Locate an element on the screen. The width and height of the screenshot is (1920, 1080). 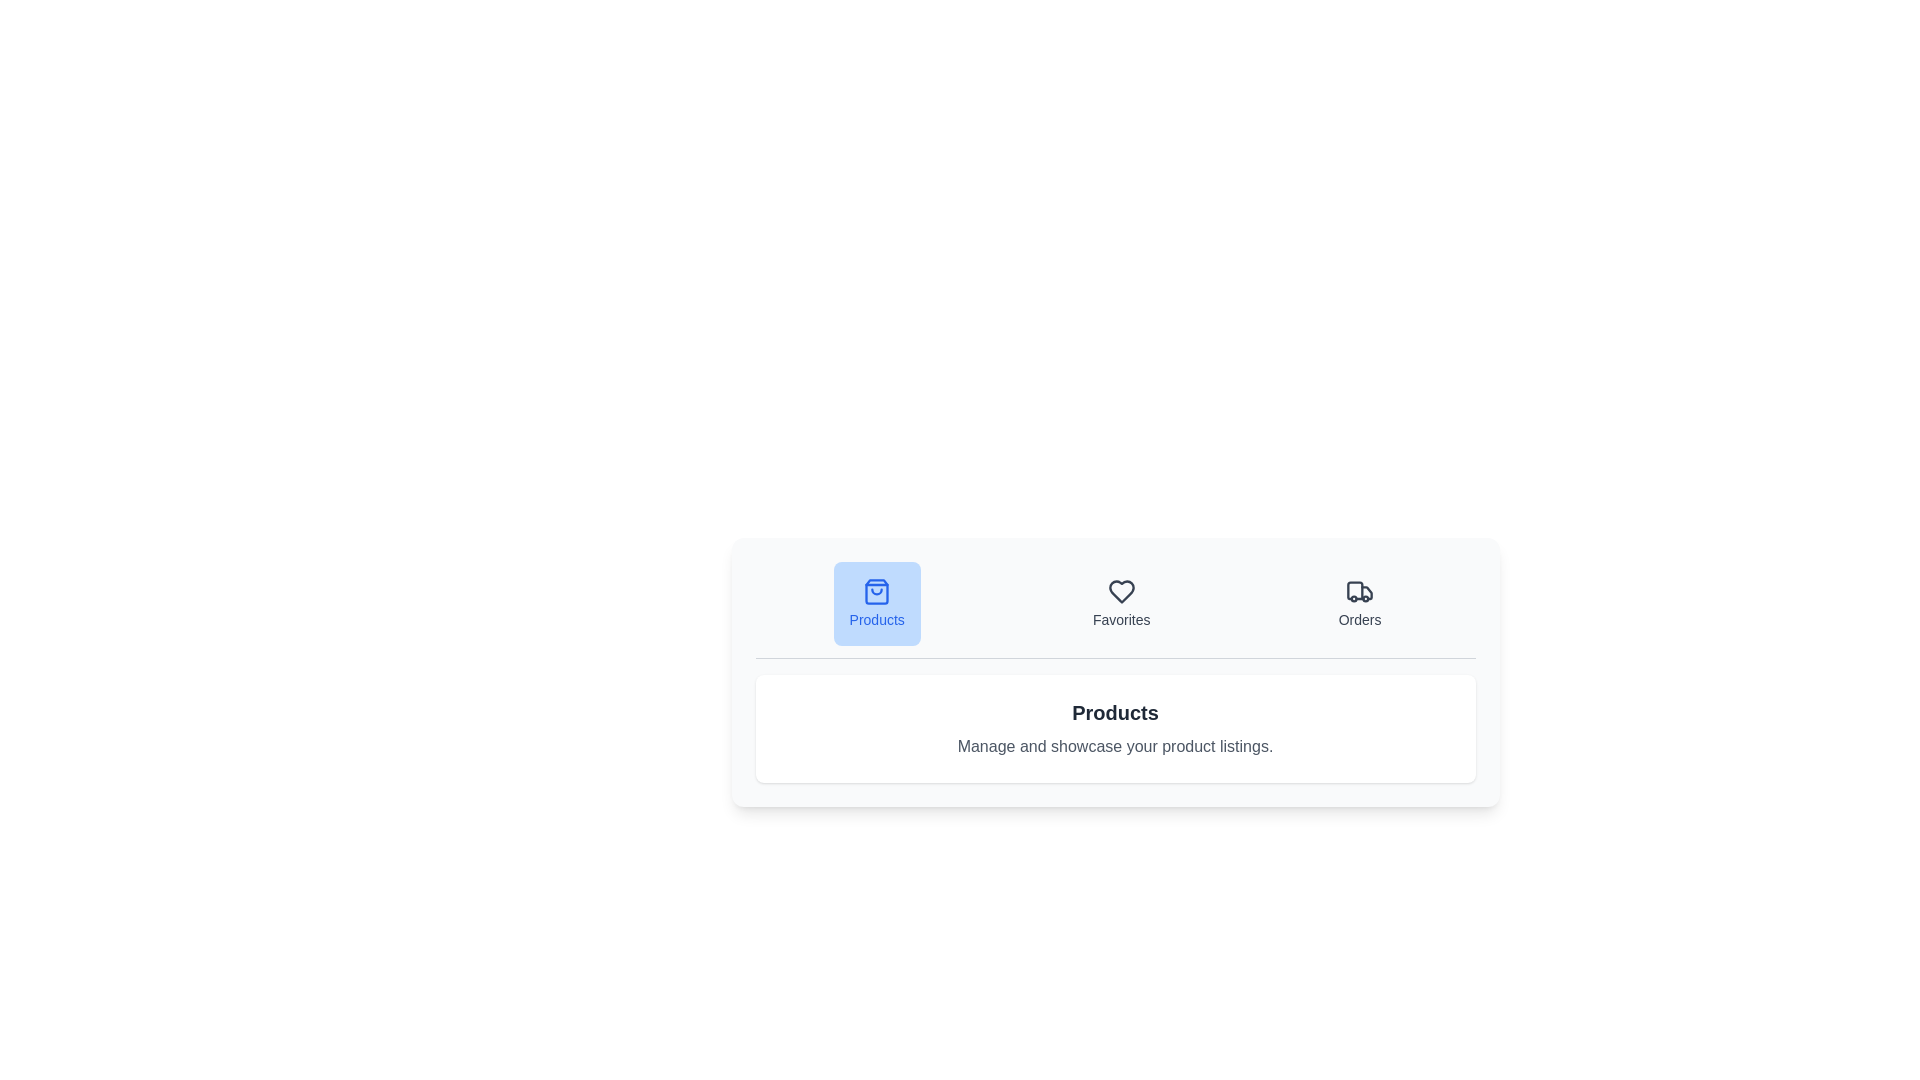
the tab labeled Favorites is located at coordinates (1121, 603).